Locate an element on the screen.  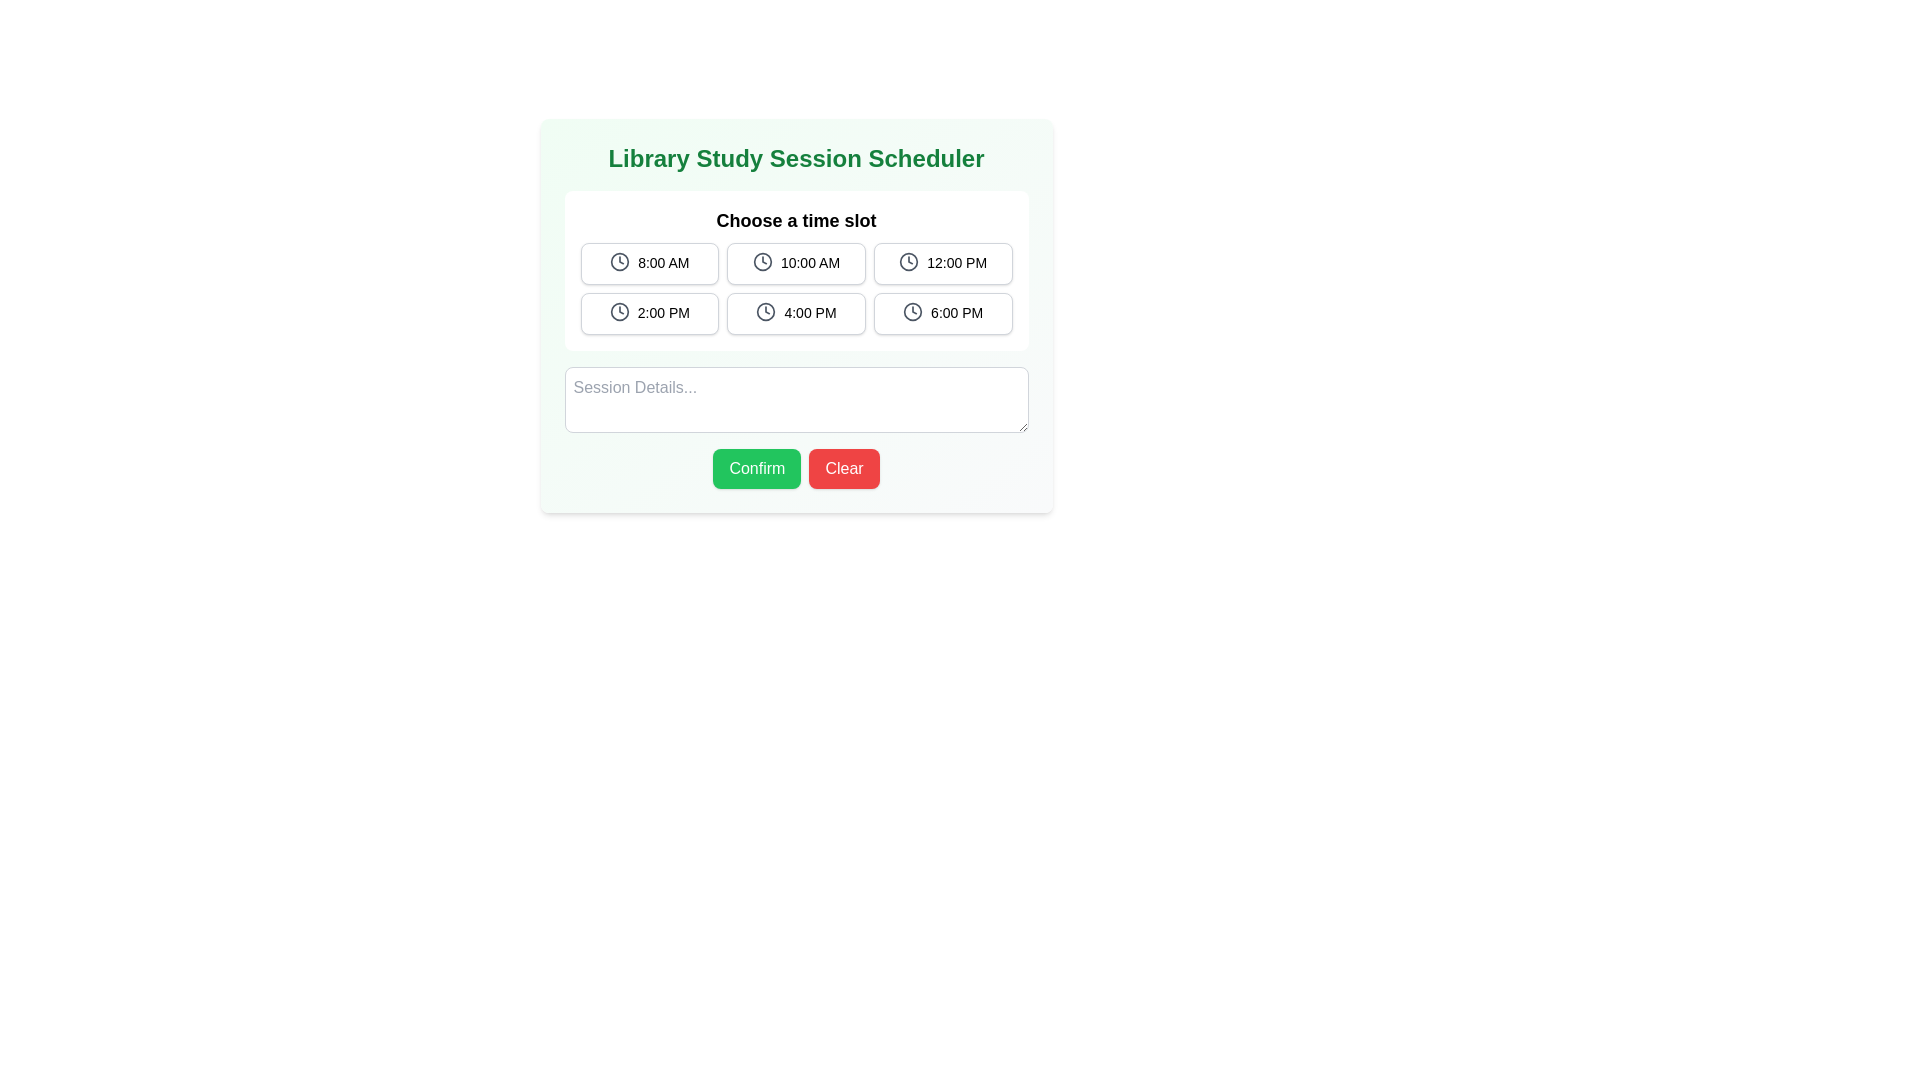
the selectable time slot button for '6:00 PM' located in the third row and third column of the time selection interface is located at coordinates (942, 313).